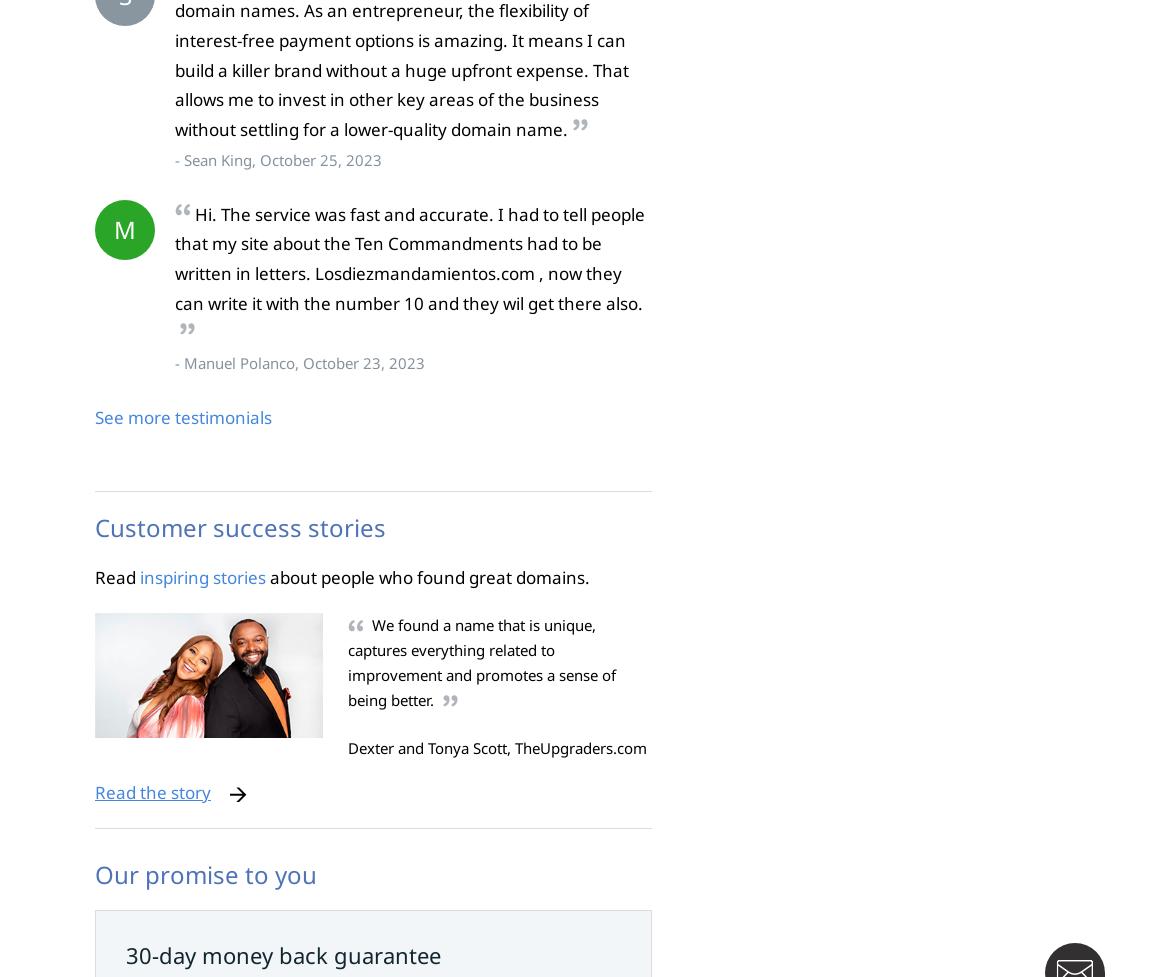 Image resolution: width=1150 pixels, height=977 pixels. I want to click on '- Manuel Polanco, October 23, 2023', so click(174, 362).